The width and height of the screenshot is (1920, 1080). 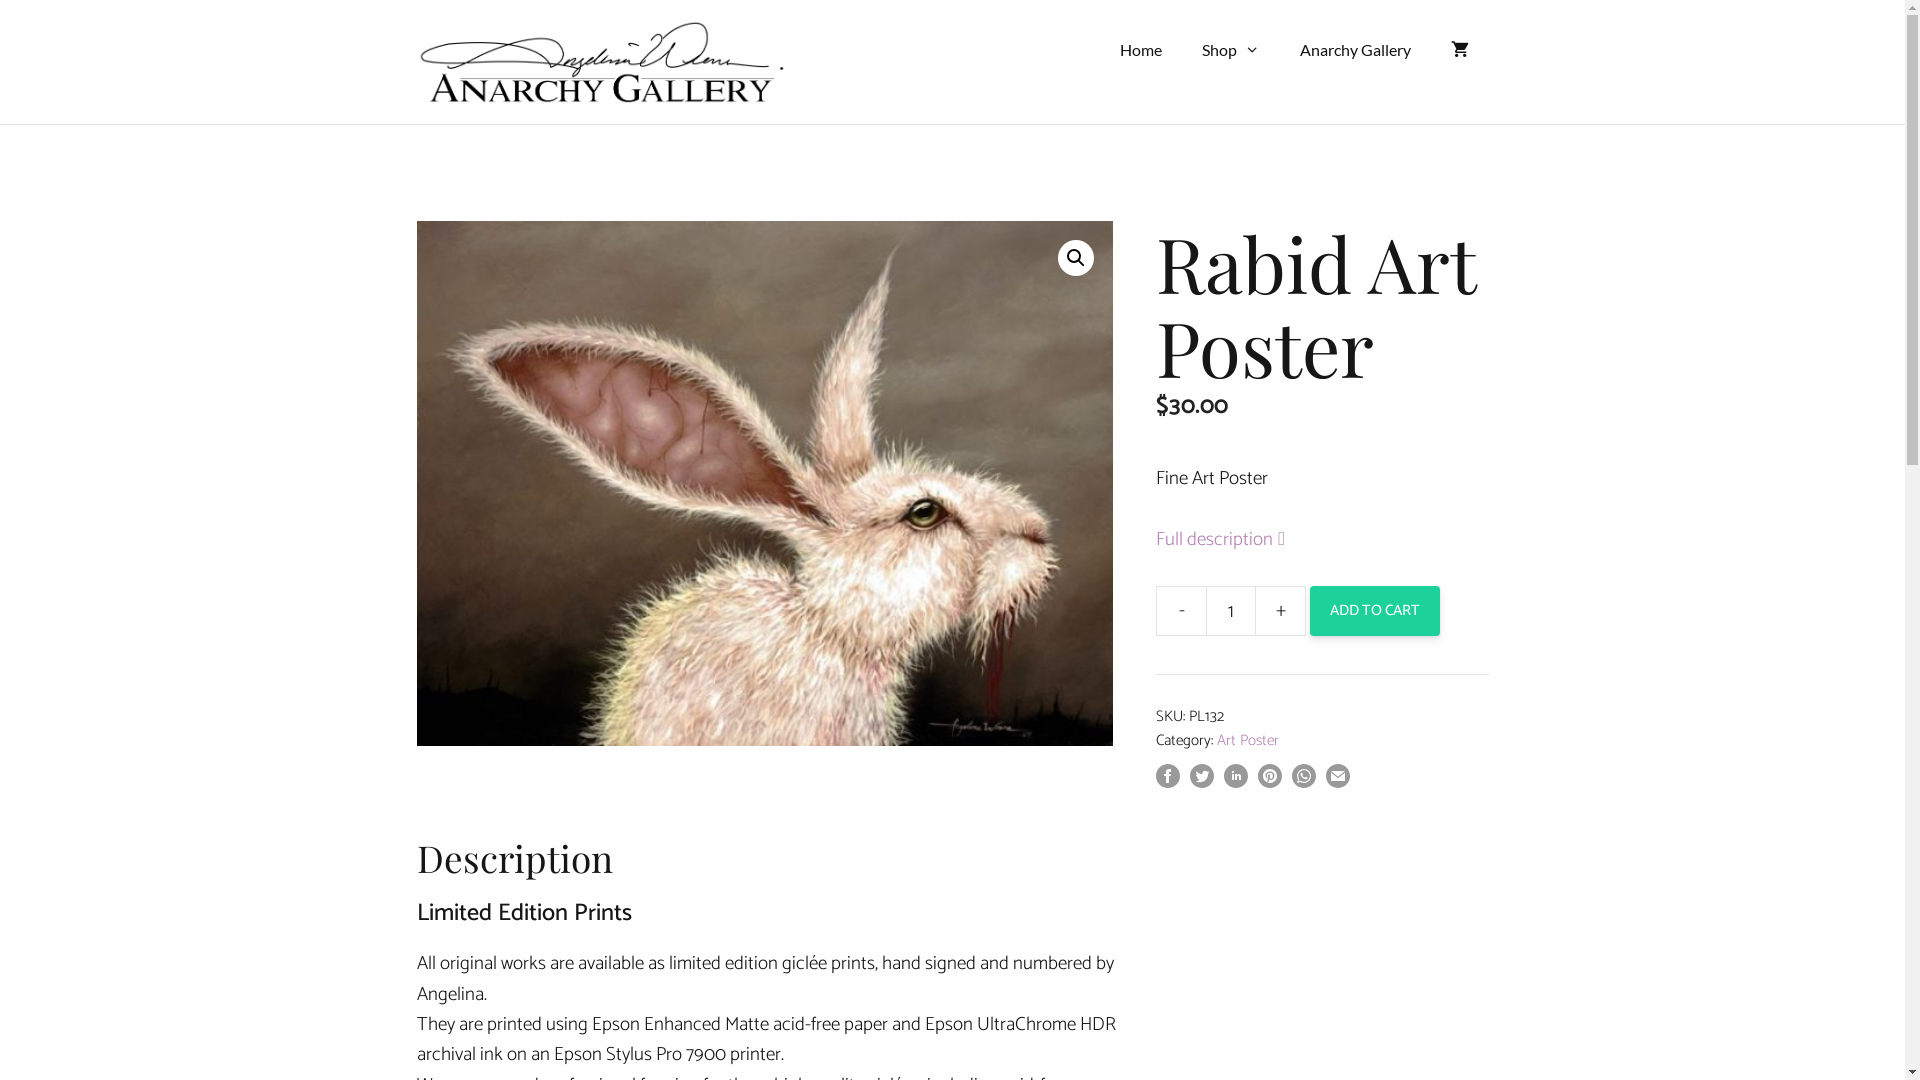 What do you see at coordinates (1338, 781) in the screenshot?
I see `'Email this post!'` at bounding box center [1338, 781].